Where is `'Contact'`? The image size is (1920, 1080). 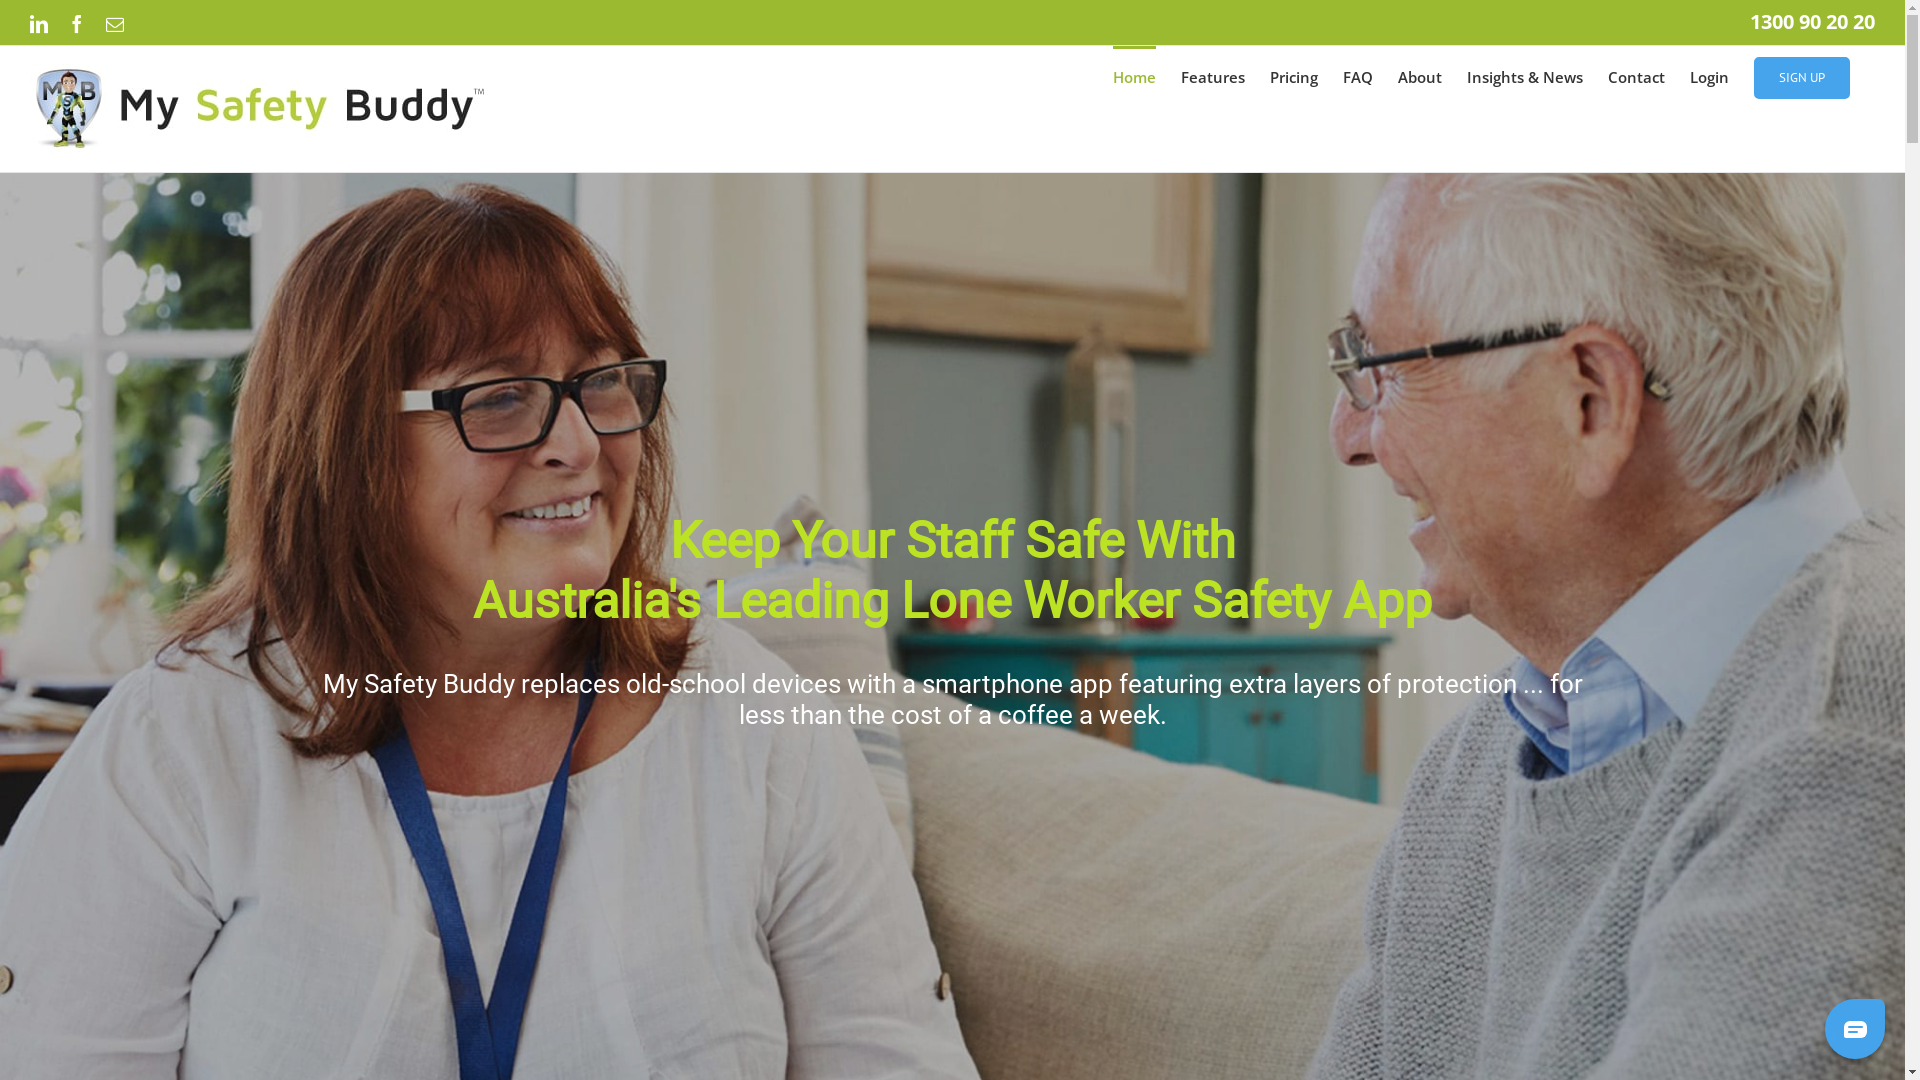
'Contact' is located at coordinates (1636, 75).